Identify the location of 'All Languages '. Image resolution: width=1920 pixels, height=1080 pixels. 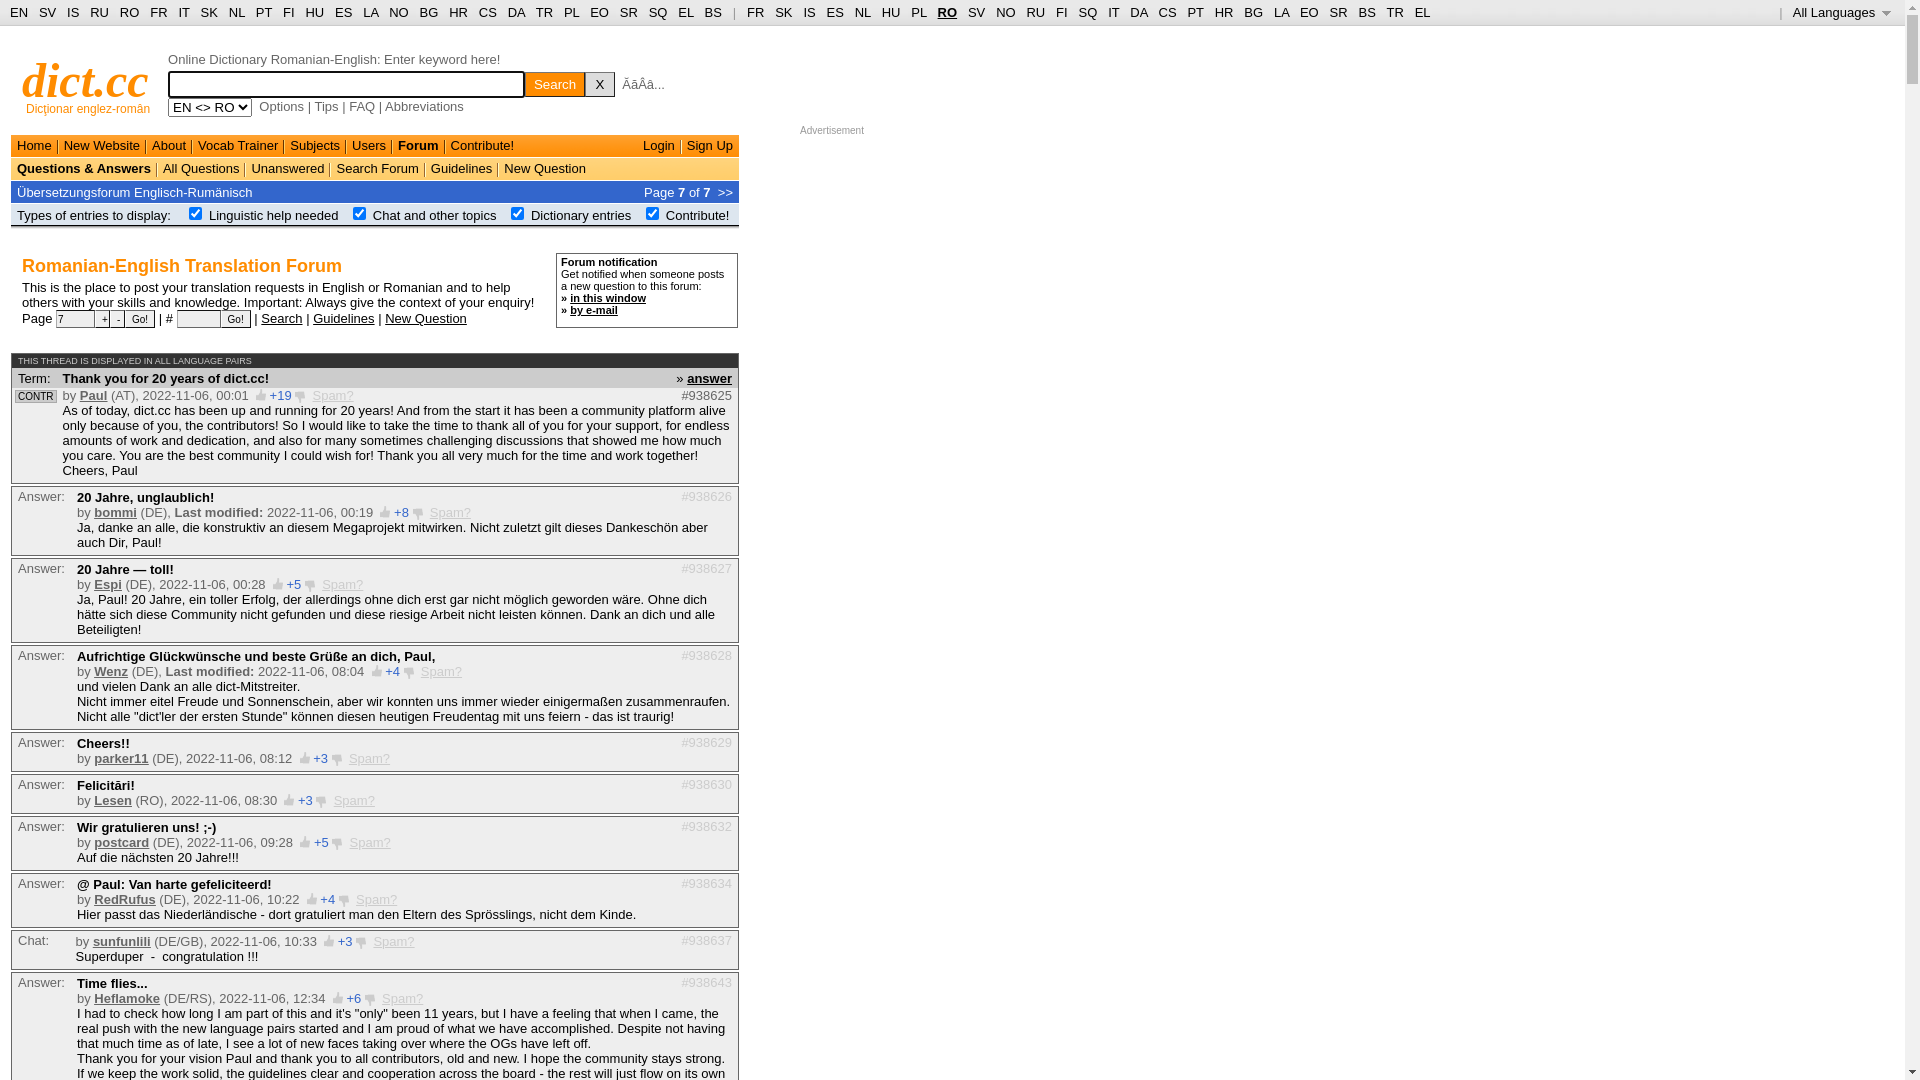
(1841, 12).